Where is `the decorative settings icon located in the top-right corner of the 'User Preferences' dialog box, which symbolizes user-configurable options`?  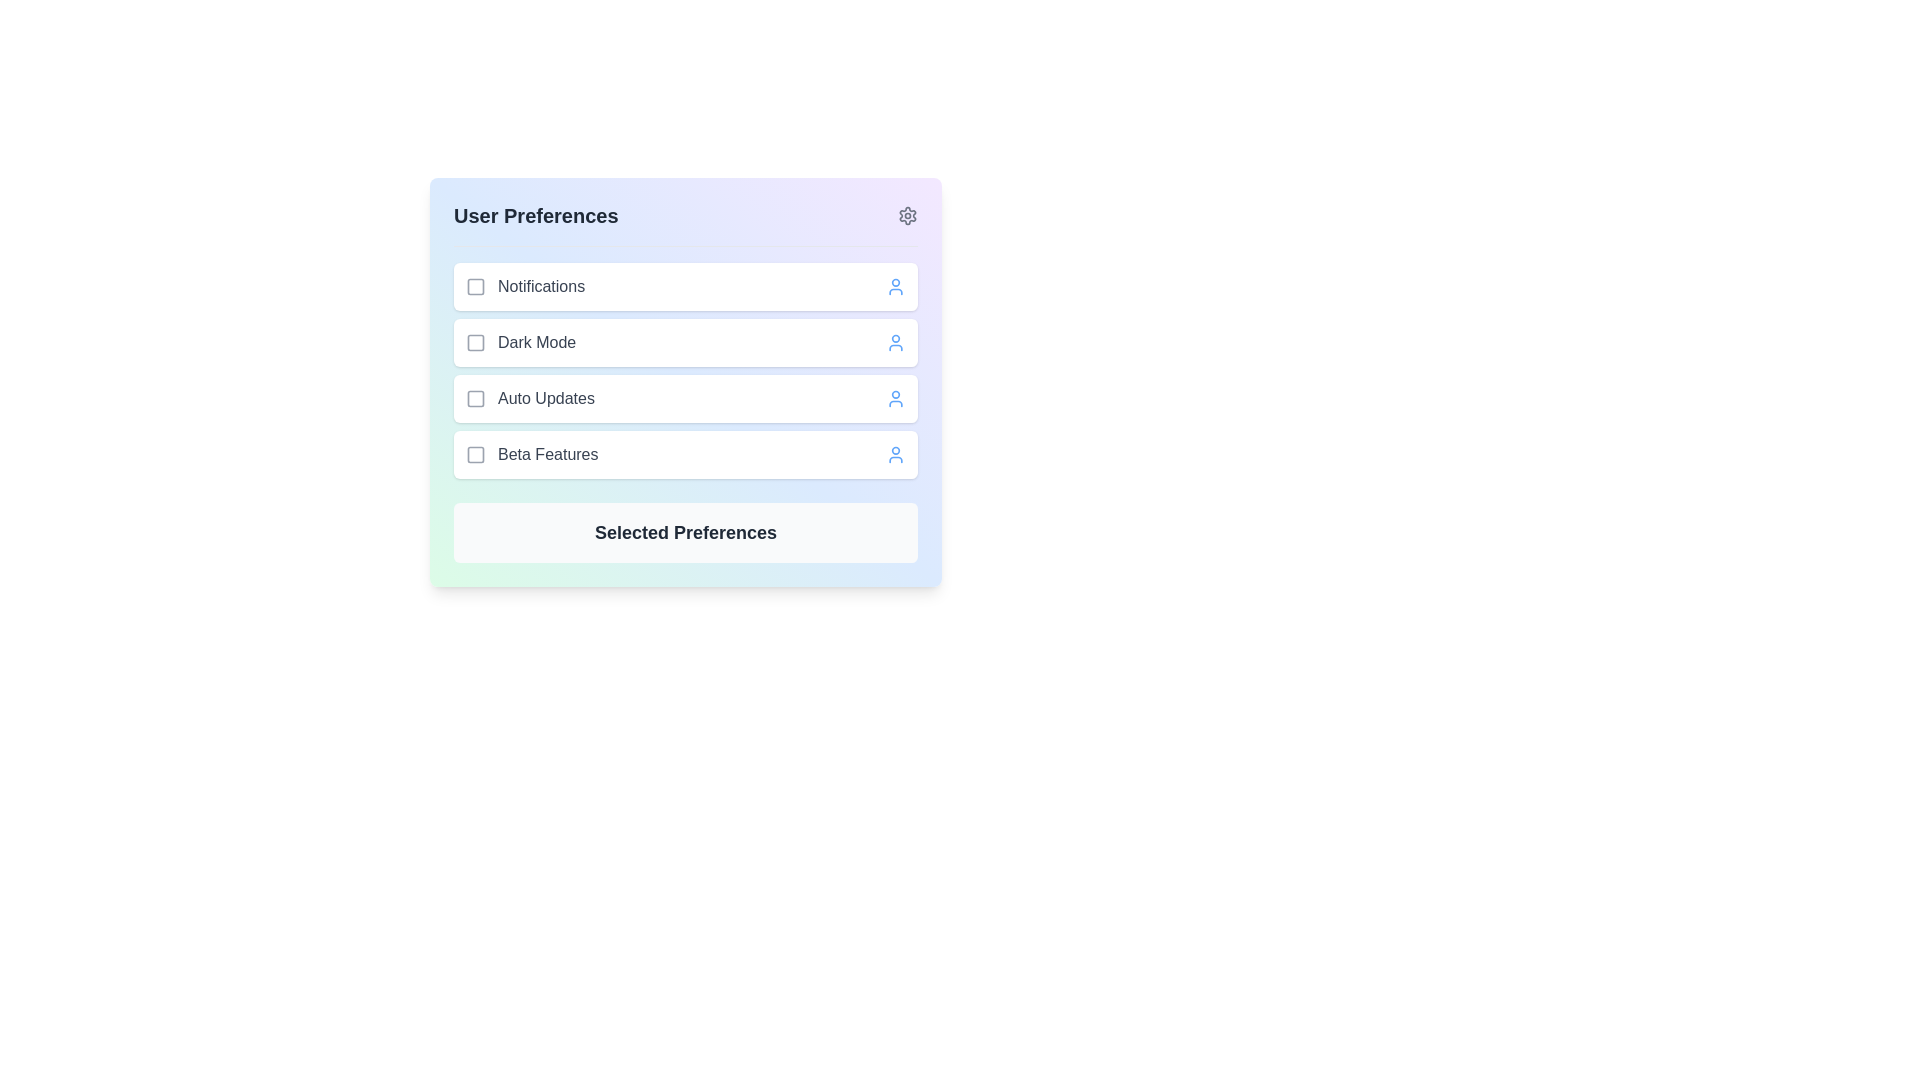 the decorative settings icon located in the top-right corner of the 'User Preferences' dialog box, which symbolizes user-configurable options is located at coordinates (906, 216).